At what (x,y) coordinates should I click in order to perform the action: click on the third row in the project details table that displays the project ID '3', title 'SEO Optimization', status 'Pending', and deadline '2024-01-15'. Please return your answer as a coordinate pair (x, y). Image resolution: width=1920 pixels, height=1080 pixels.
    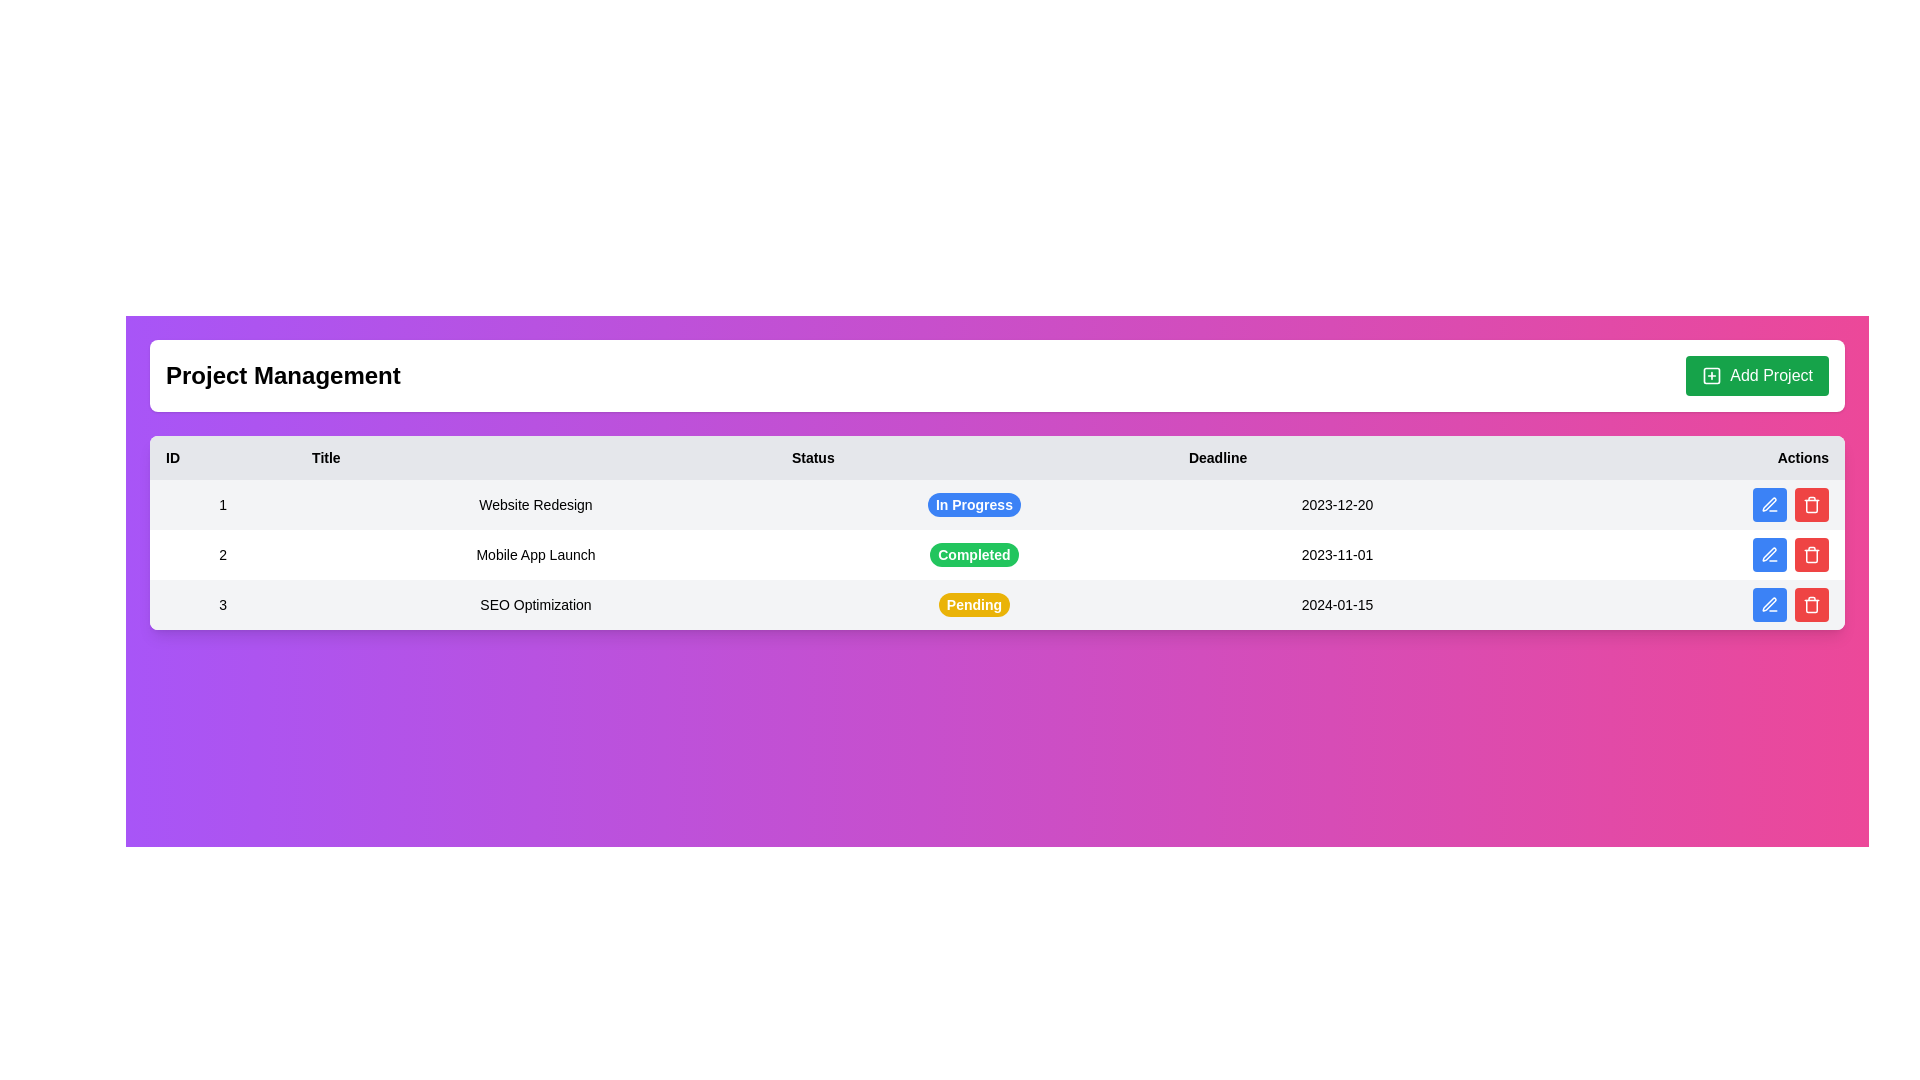
    Looking at the image, I should click on (997, 604).